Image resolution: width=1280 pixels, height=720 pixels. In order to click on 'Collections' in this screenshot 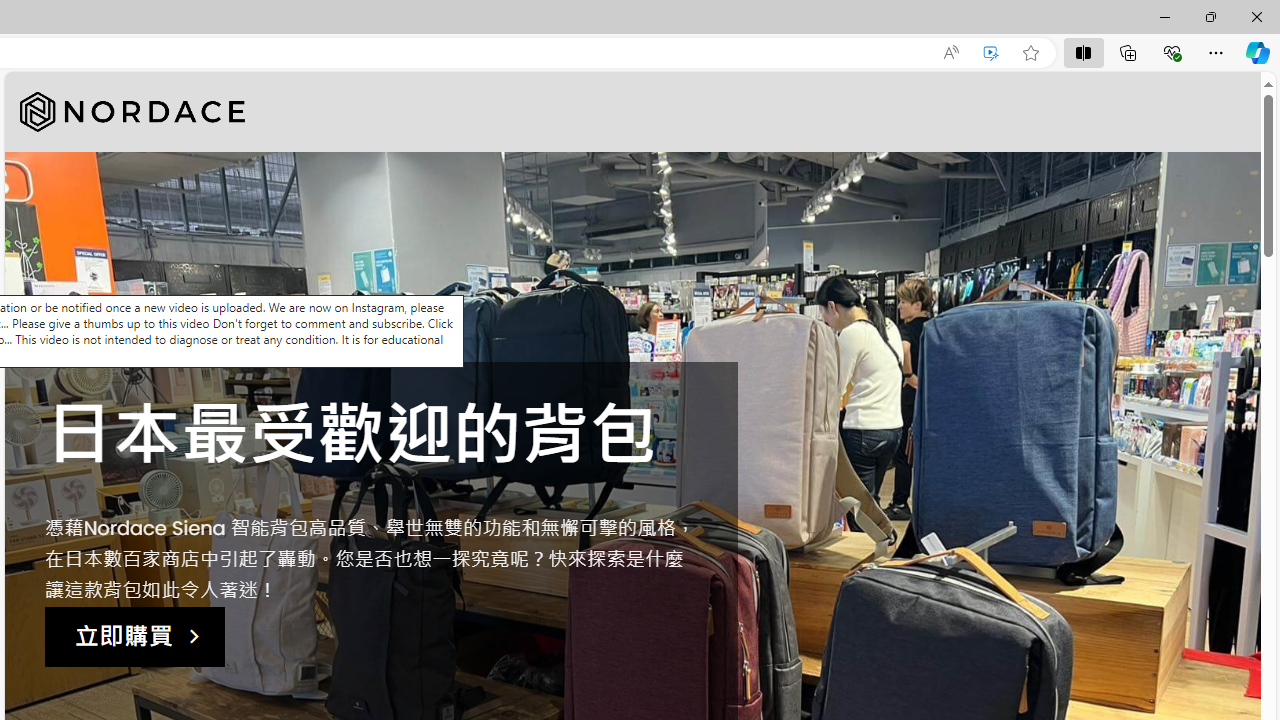, I will do `click(1128, 51)`.